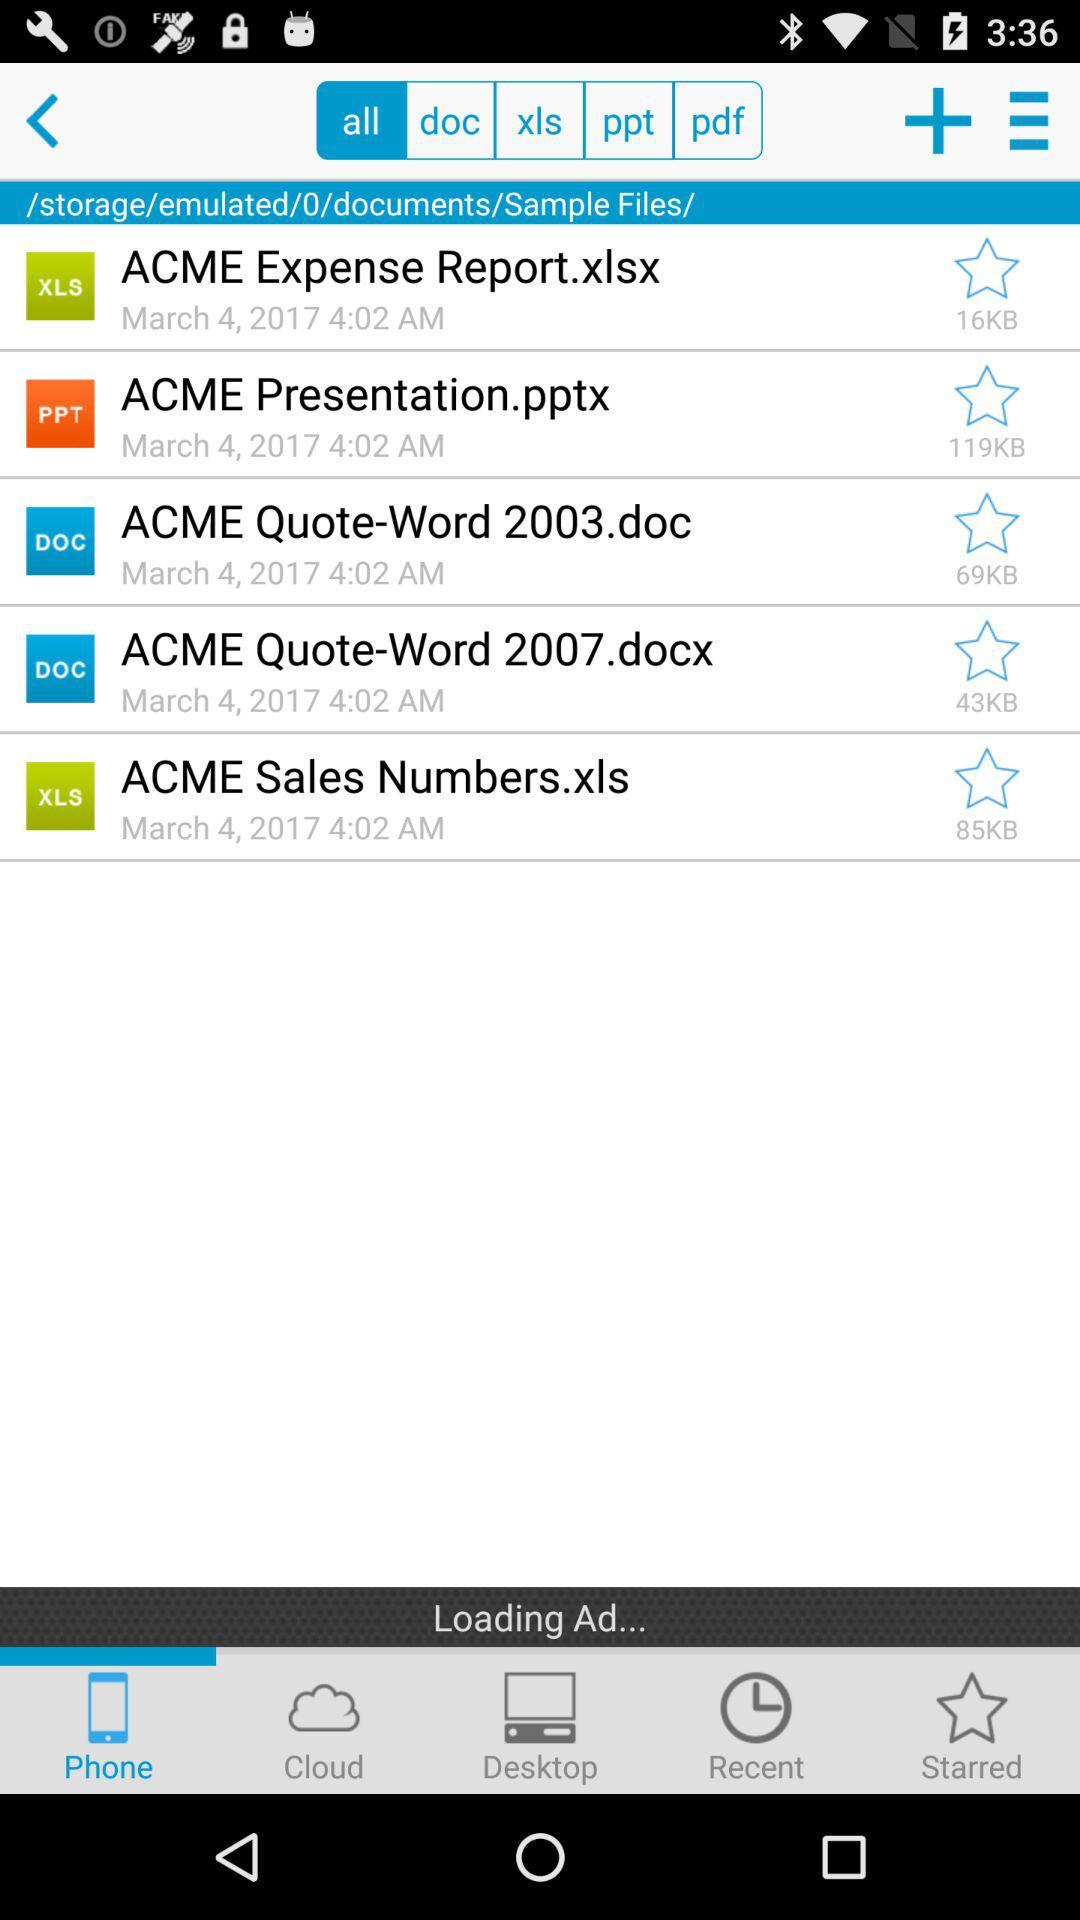 The width and height of the screenshot is (1080, 1920). Describe the element at coordinates (986, 395) in the screenshot. I see `file` at that location.